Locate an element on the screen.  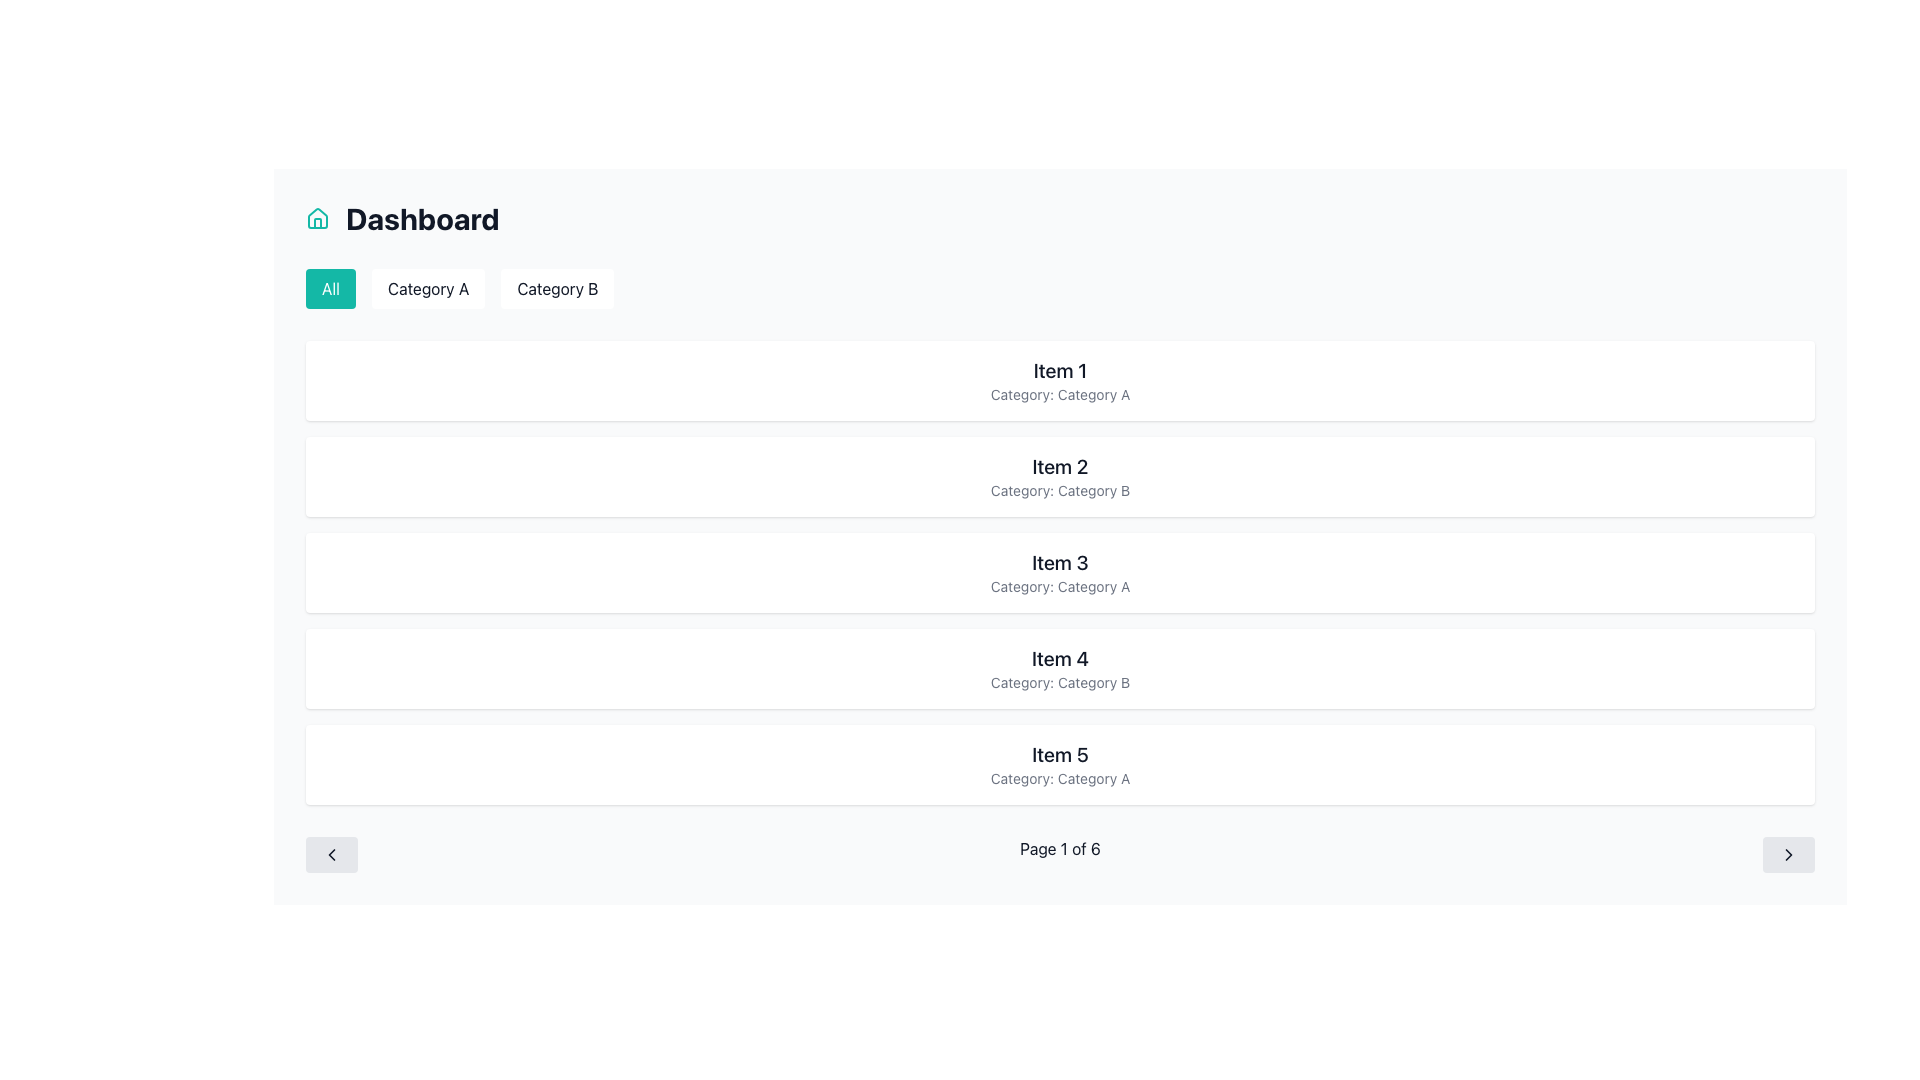
the third button located below the 'Dashboard' heading to filter content by 'Category B' is located at coordinates (557, 289).